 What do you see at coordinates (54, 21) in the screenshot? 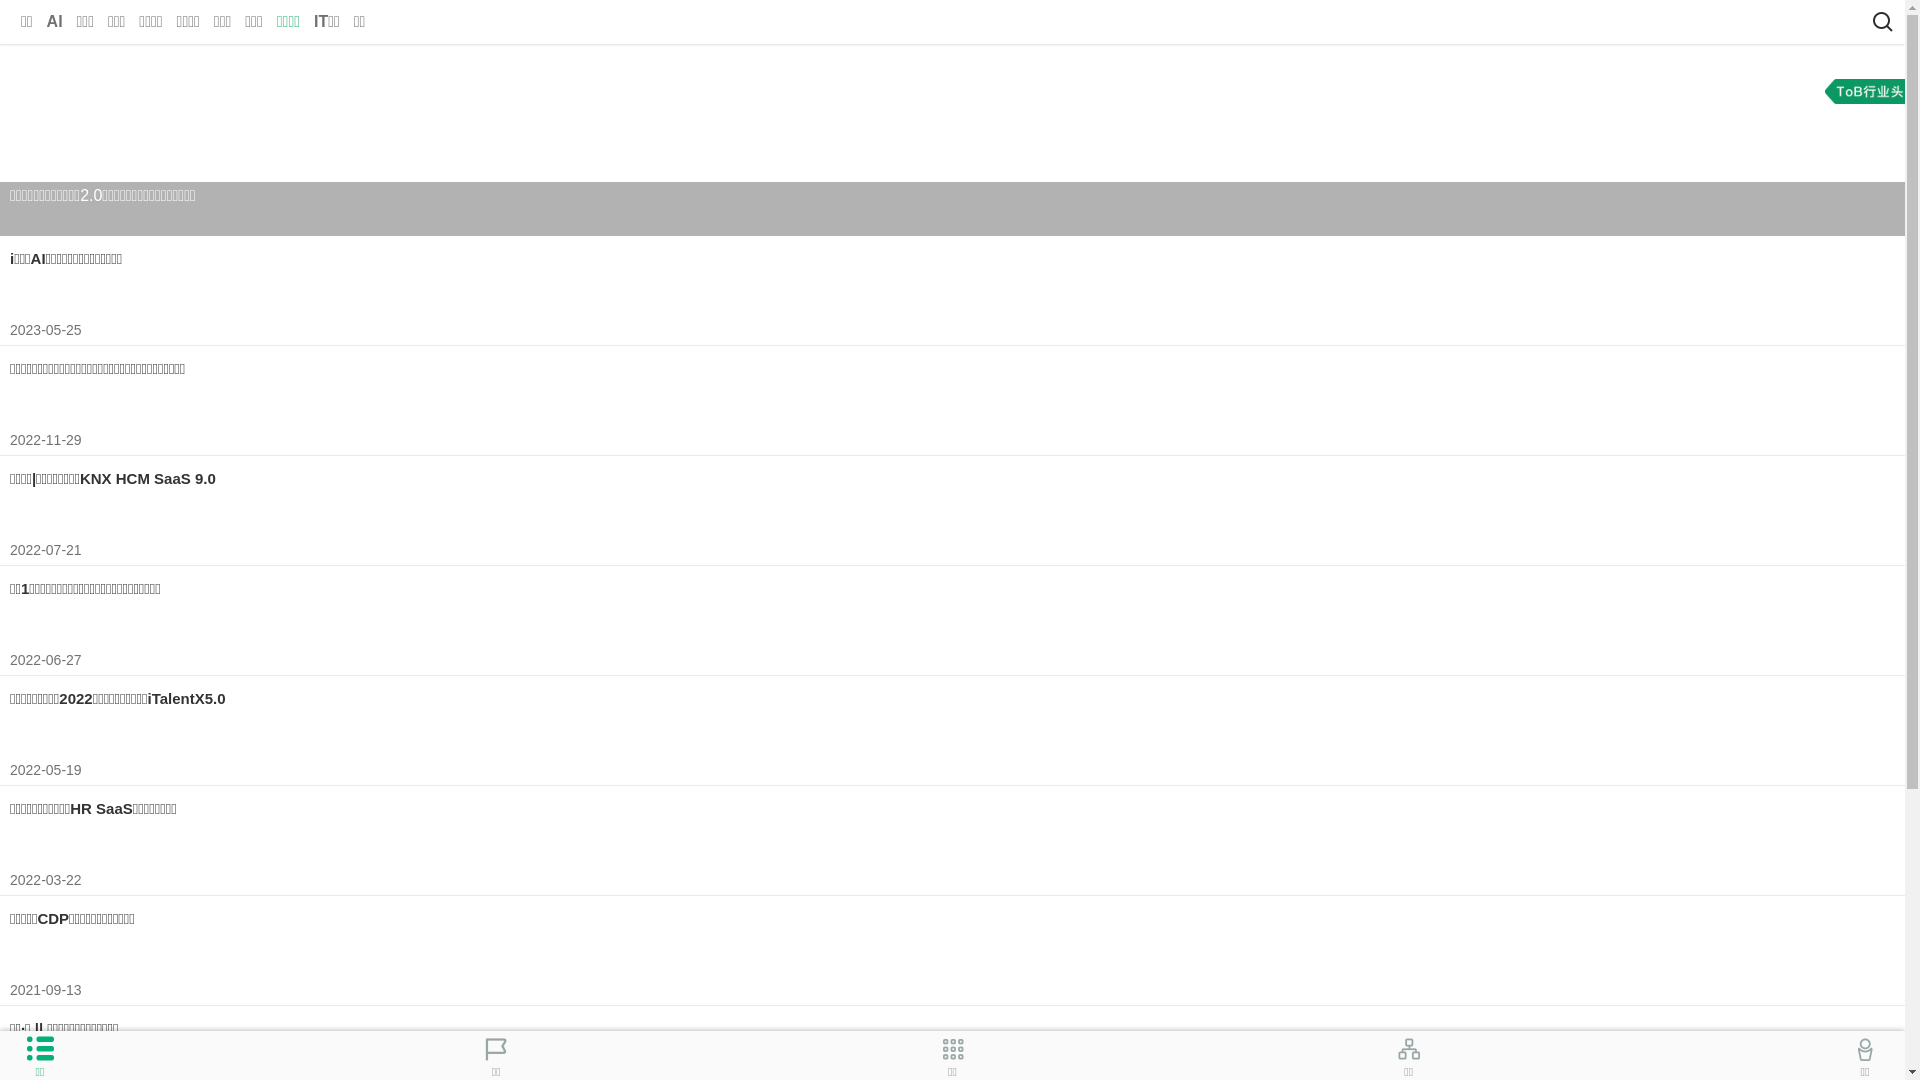
I see `'AI'` at bounding box center [54, 21].